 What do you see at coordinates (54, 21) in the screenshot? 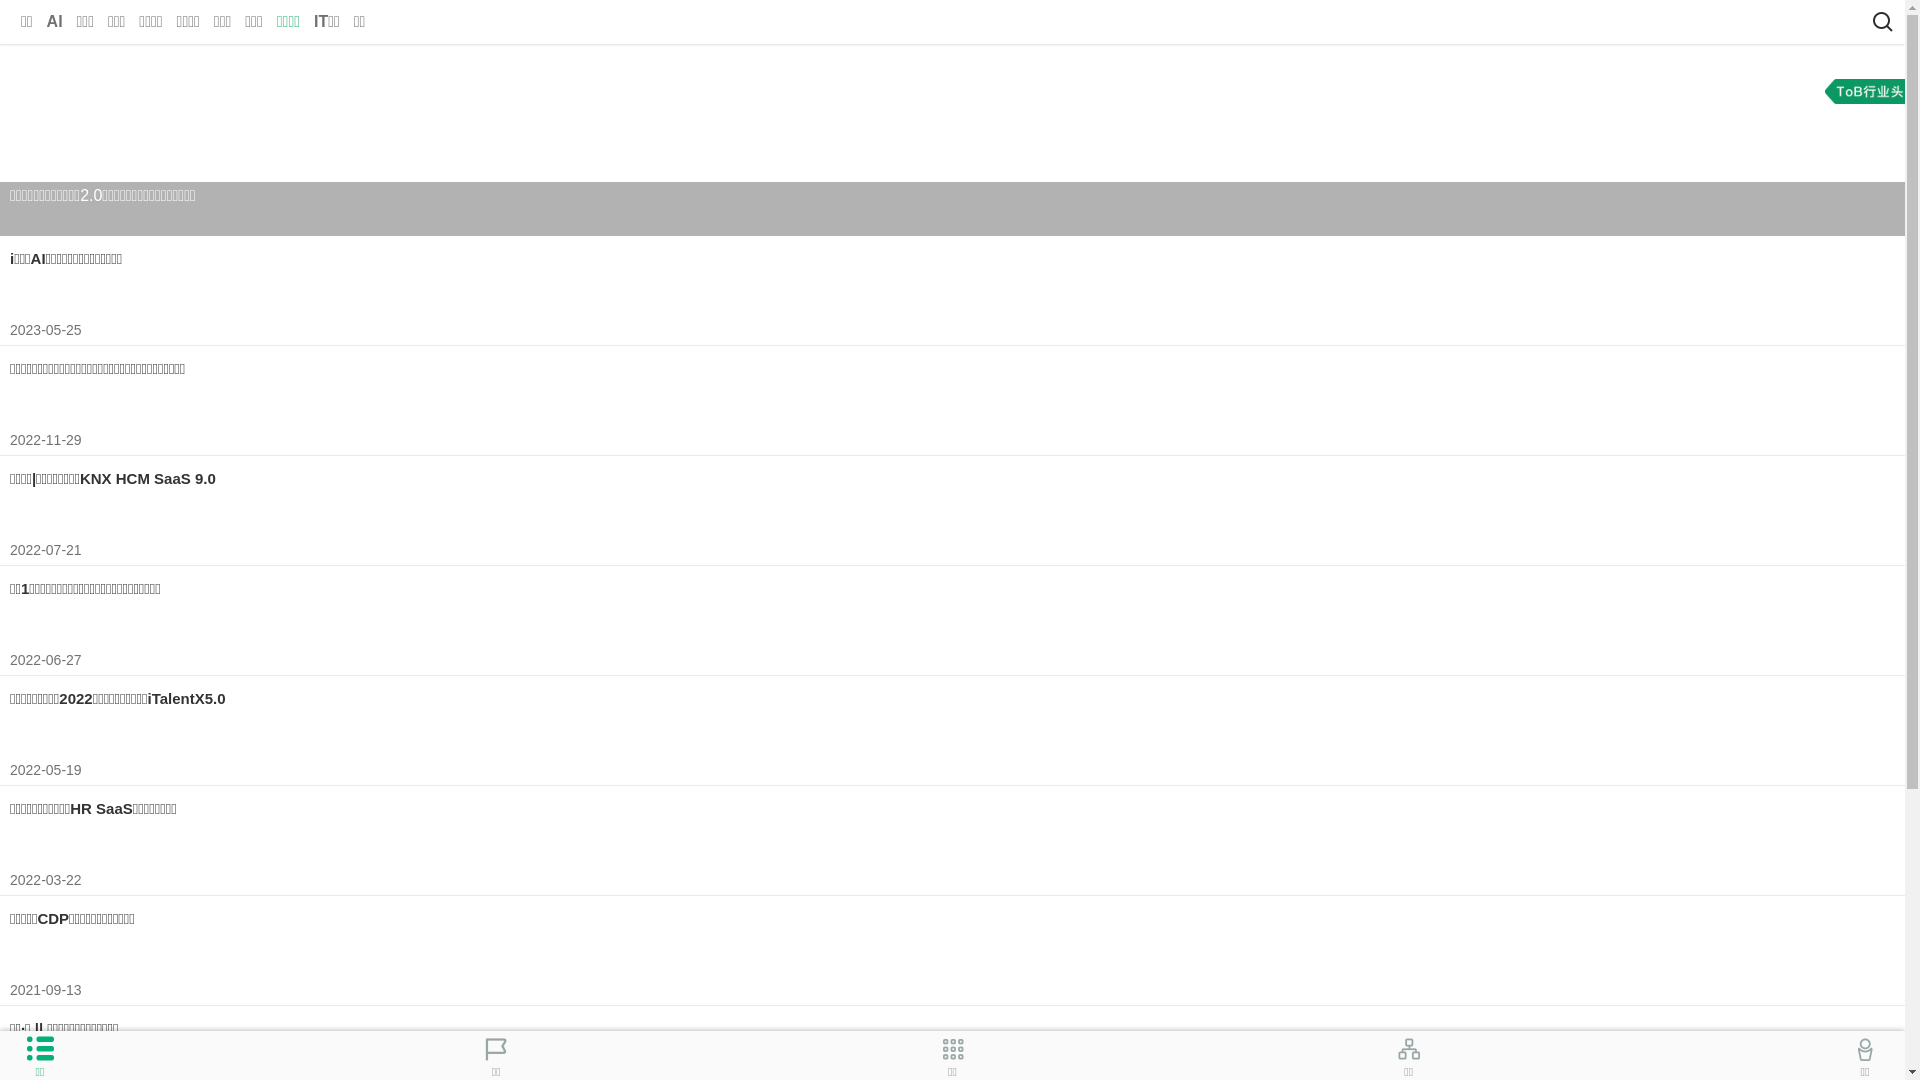
I see `'AI'` at bounding box center [54, 21].